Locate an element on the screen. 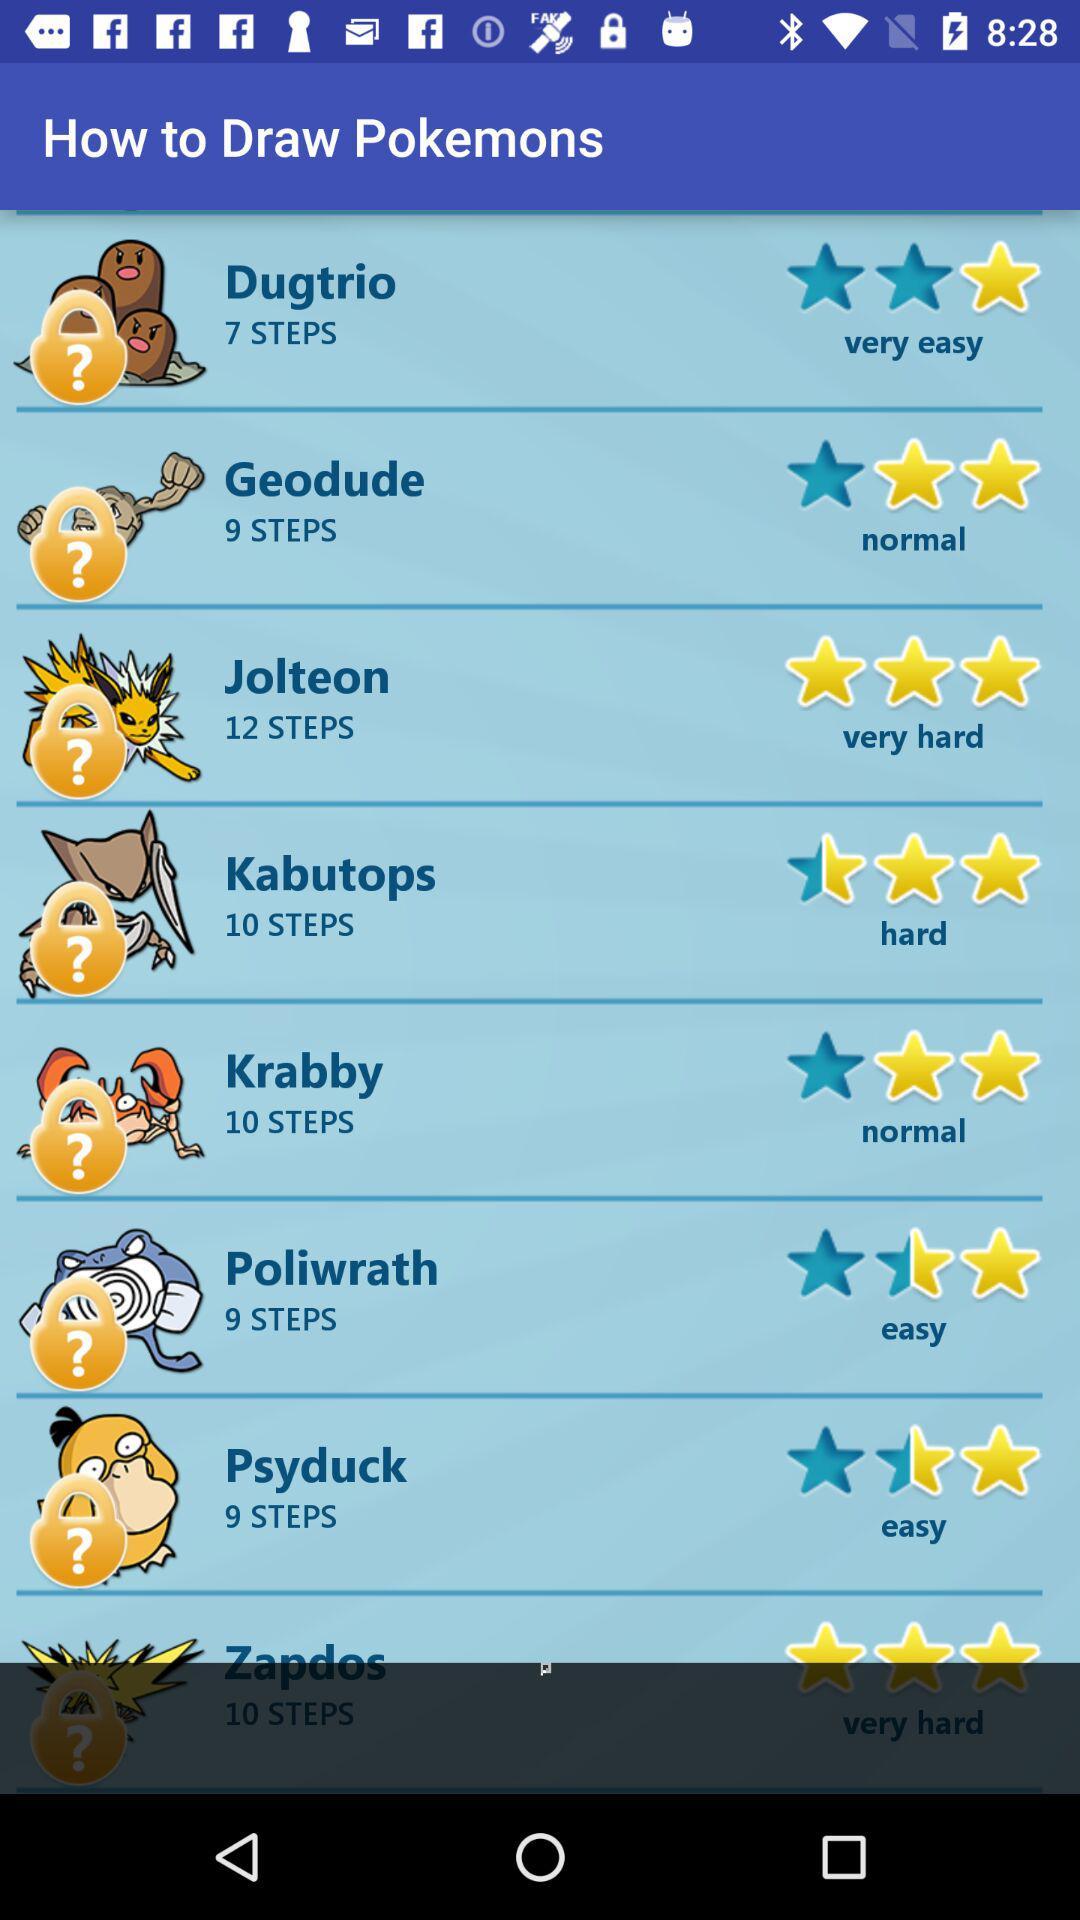 The image size is (1080, 1920). the icon which is left to the text jolteon is located at coordinates (78, 741).